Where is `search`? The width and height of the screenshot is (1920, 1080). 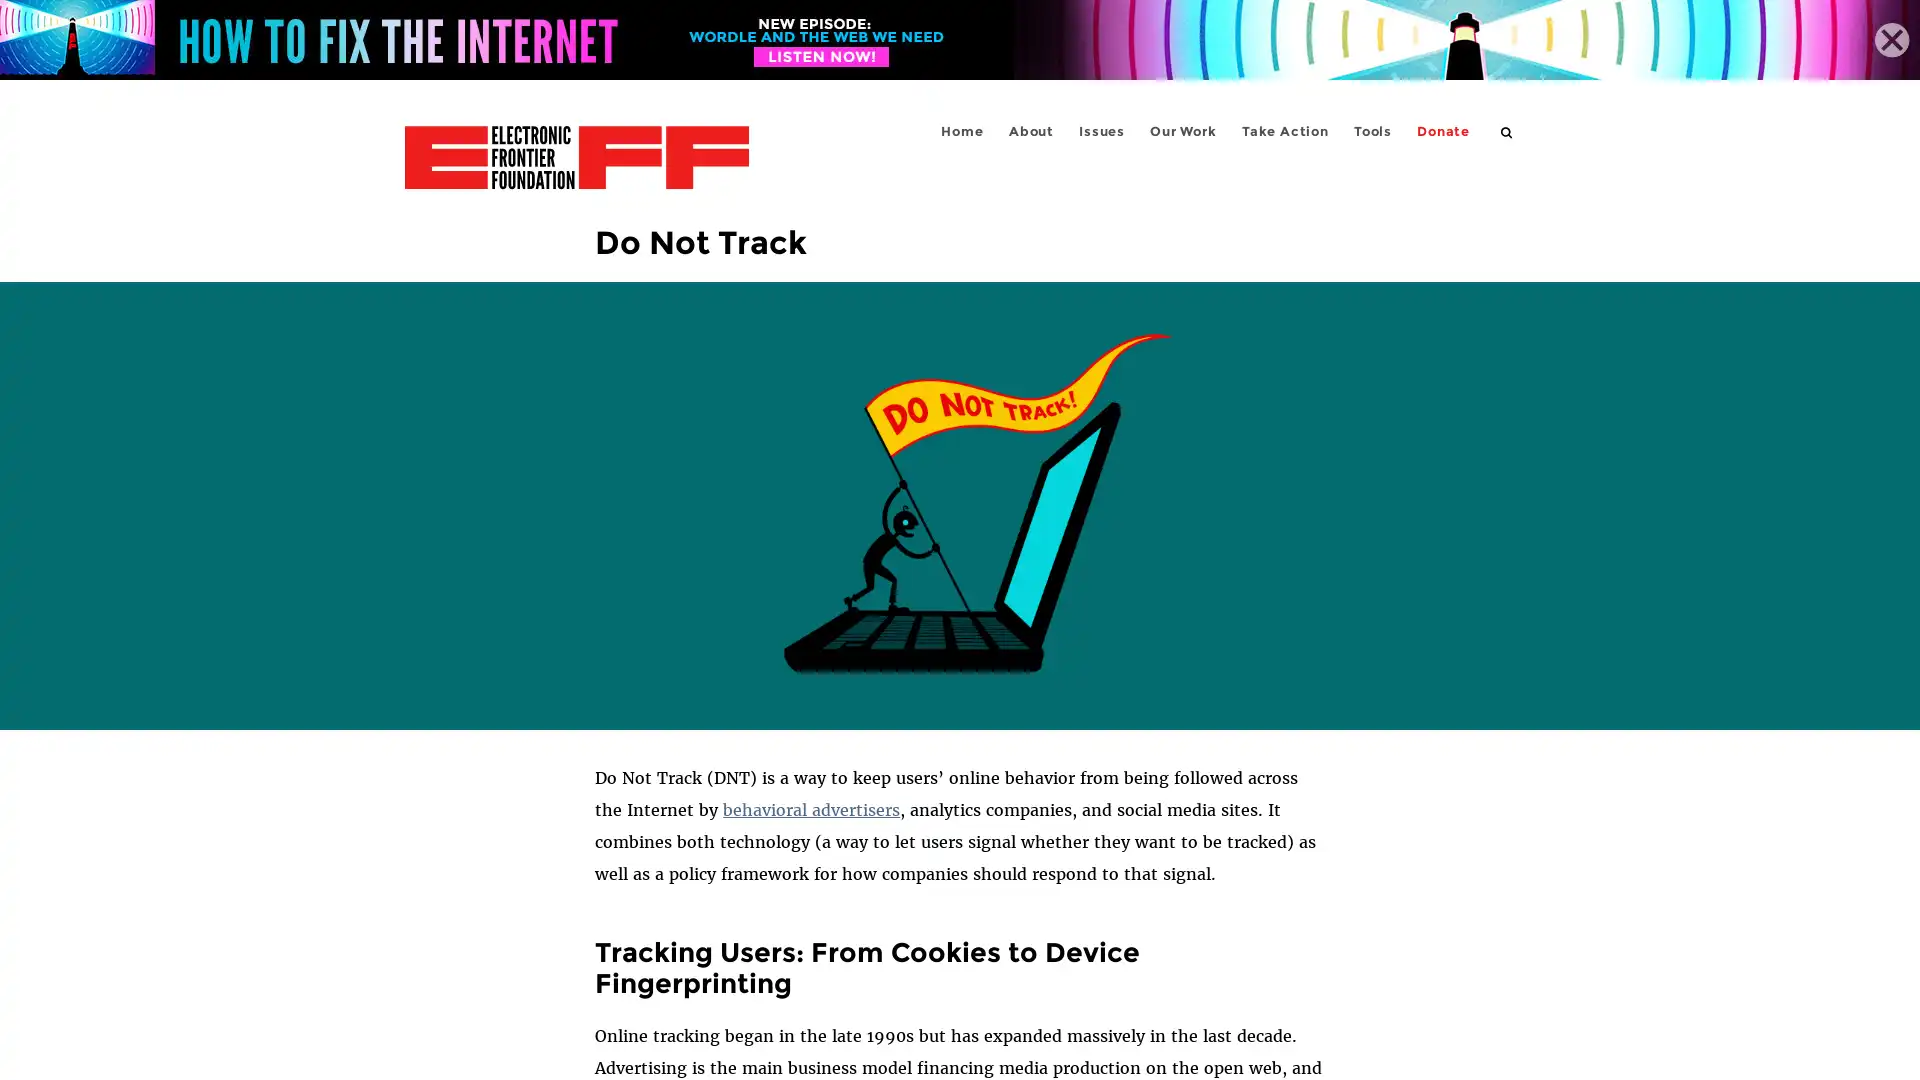
search is located at coordinates (1507, 131).